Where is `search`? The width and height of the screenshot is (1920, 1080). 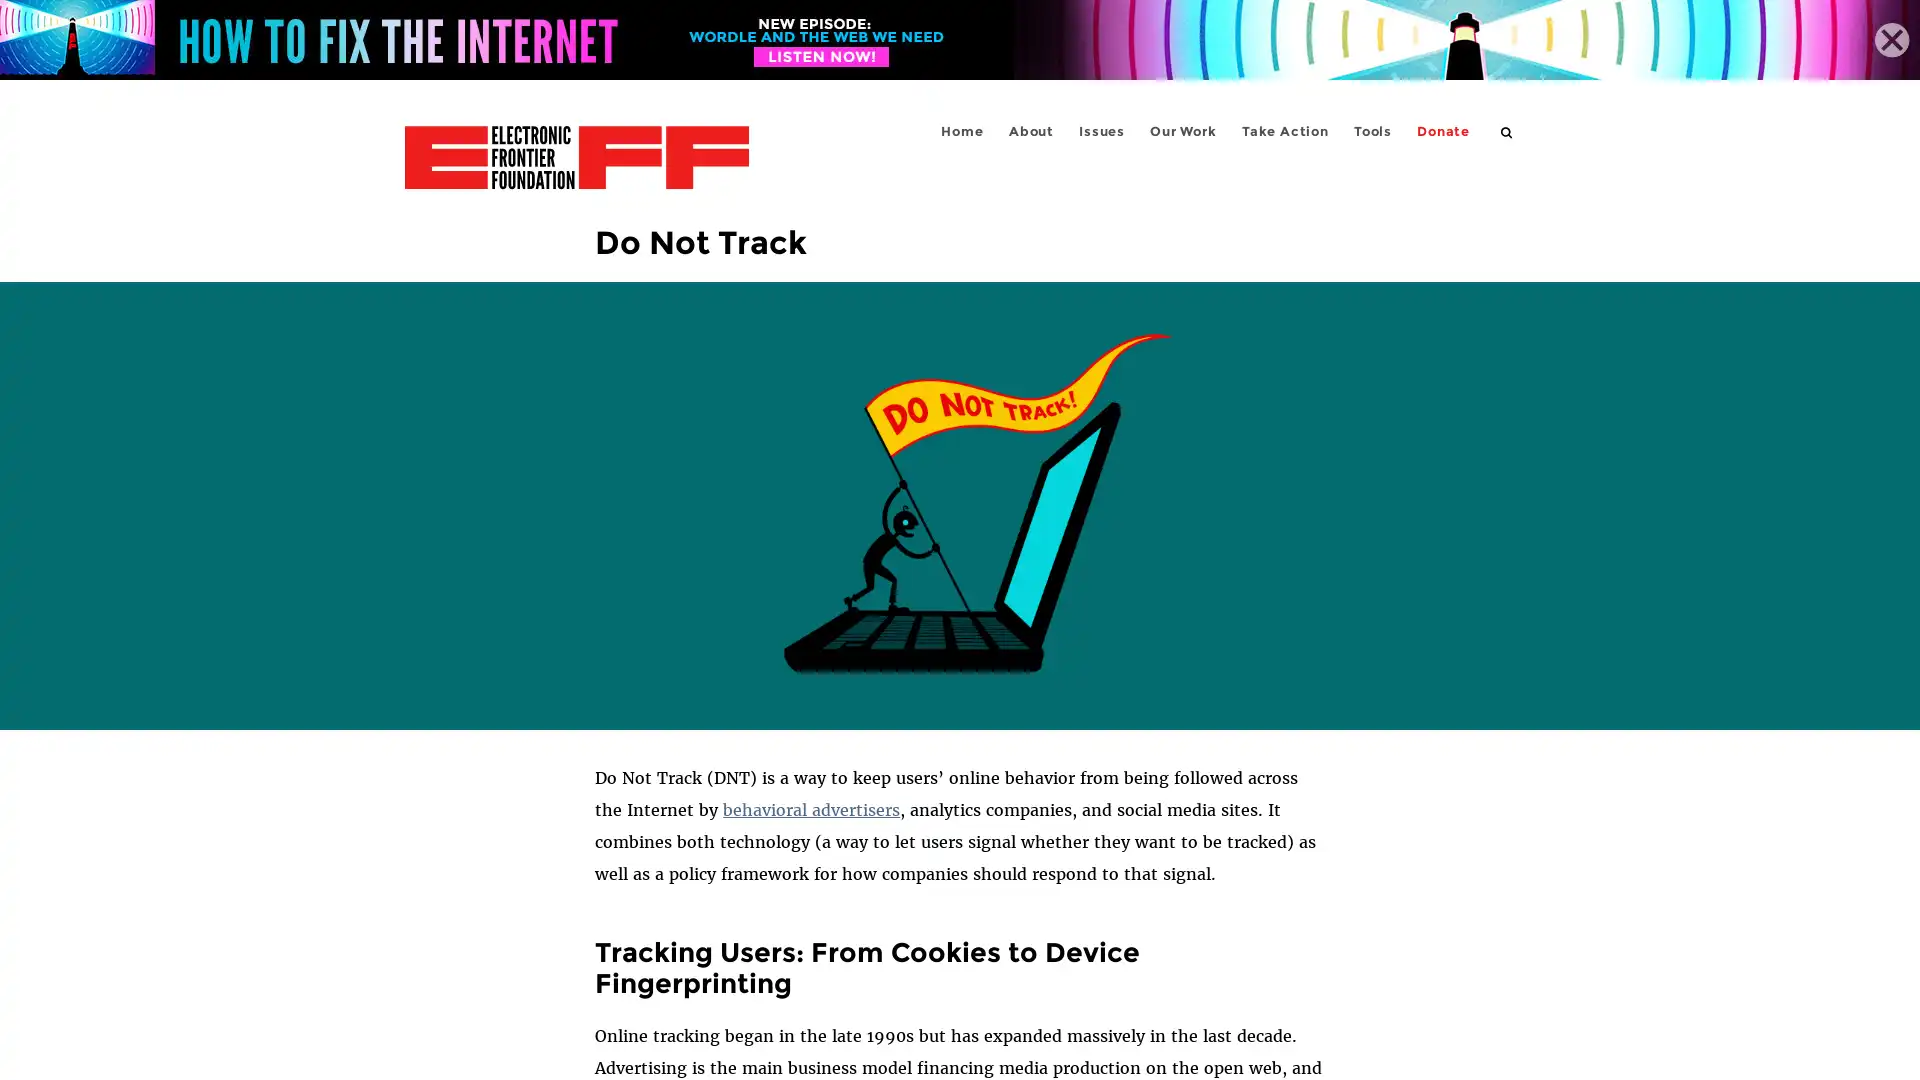
search is located at coordinates (1507, 131).